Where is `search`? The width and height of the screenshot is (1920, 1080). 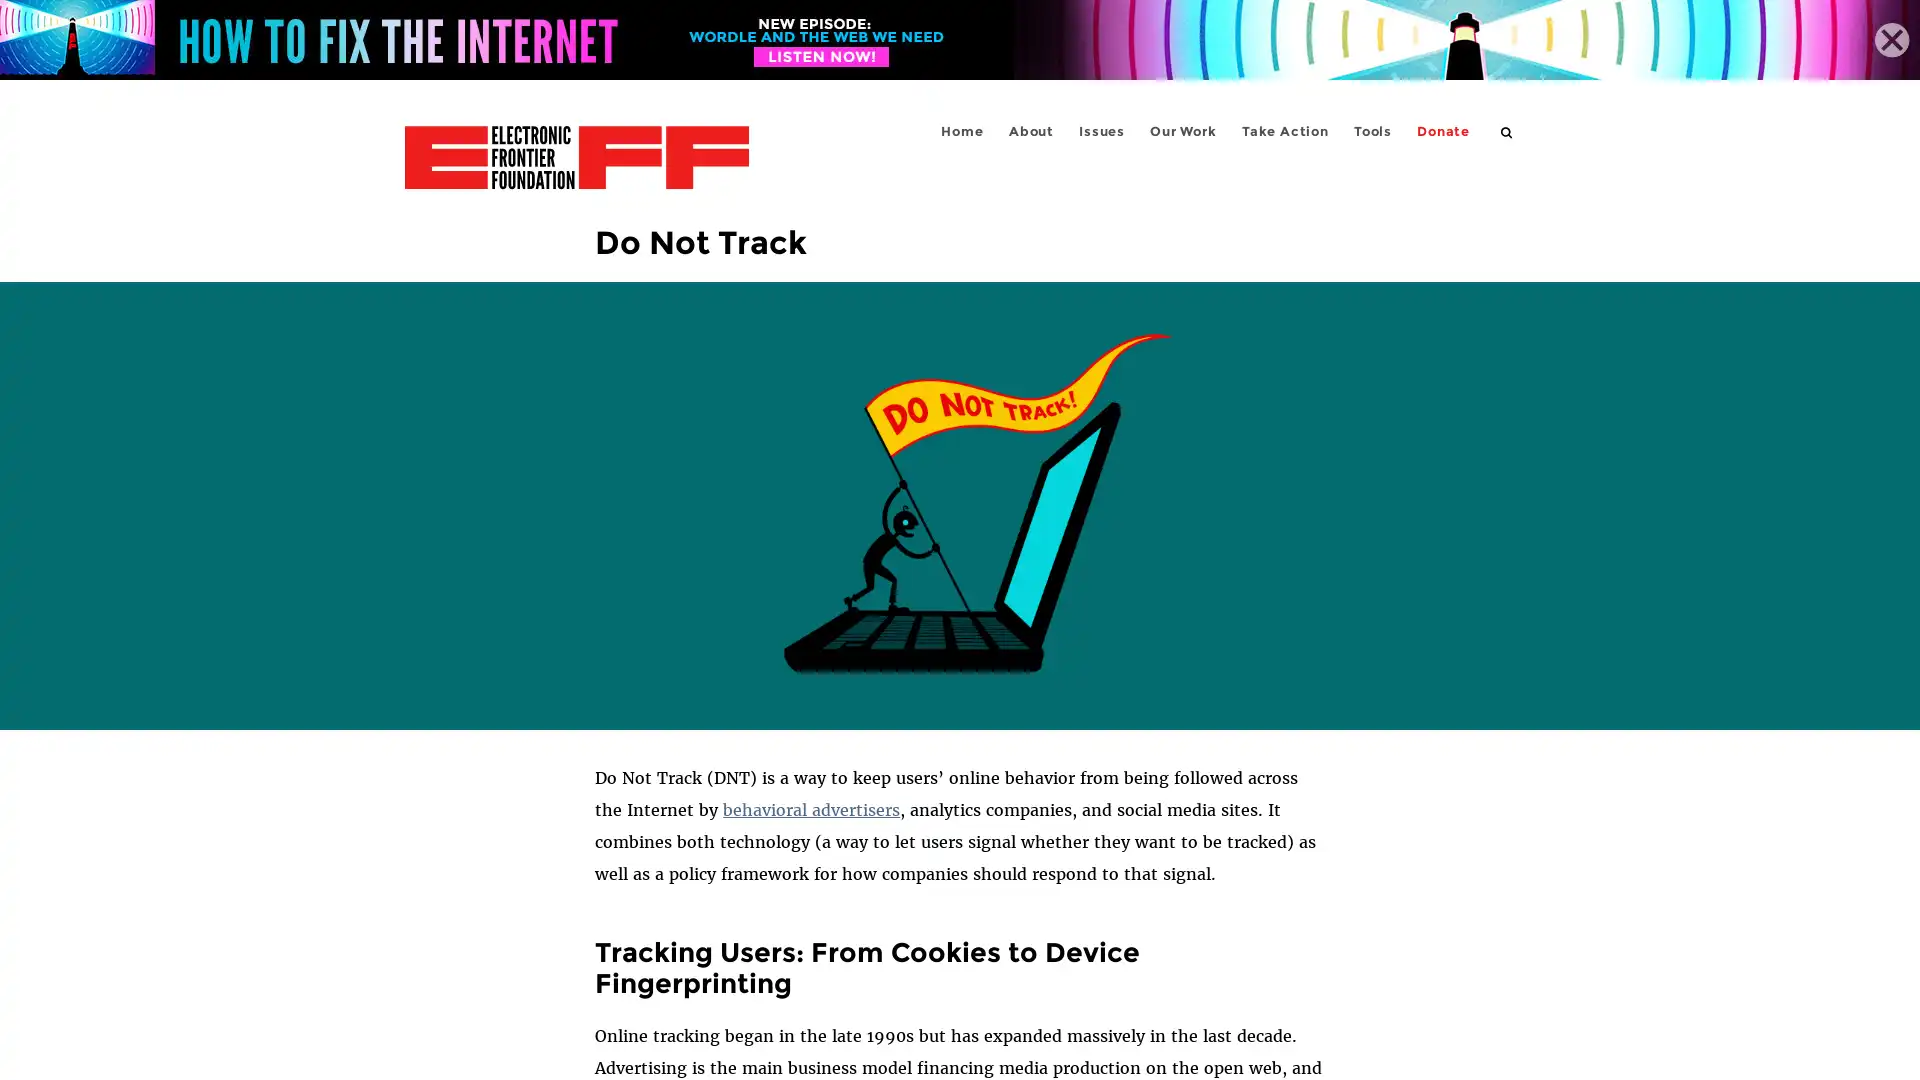
search is located at coordinates (1507, 131).